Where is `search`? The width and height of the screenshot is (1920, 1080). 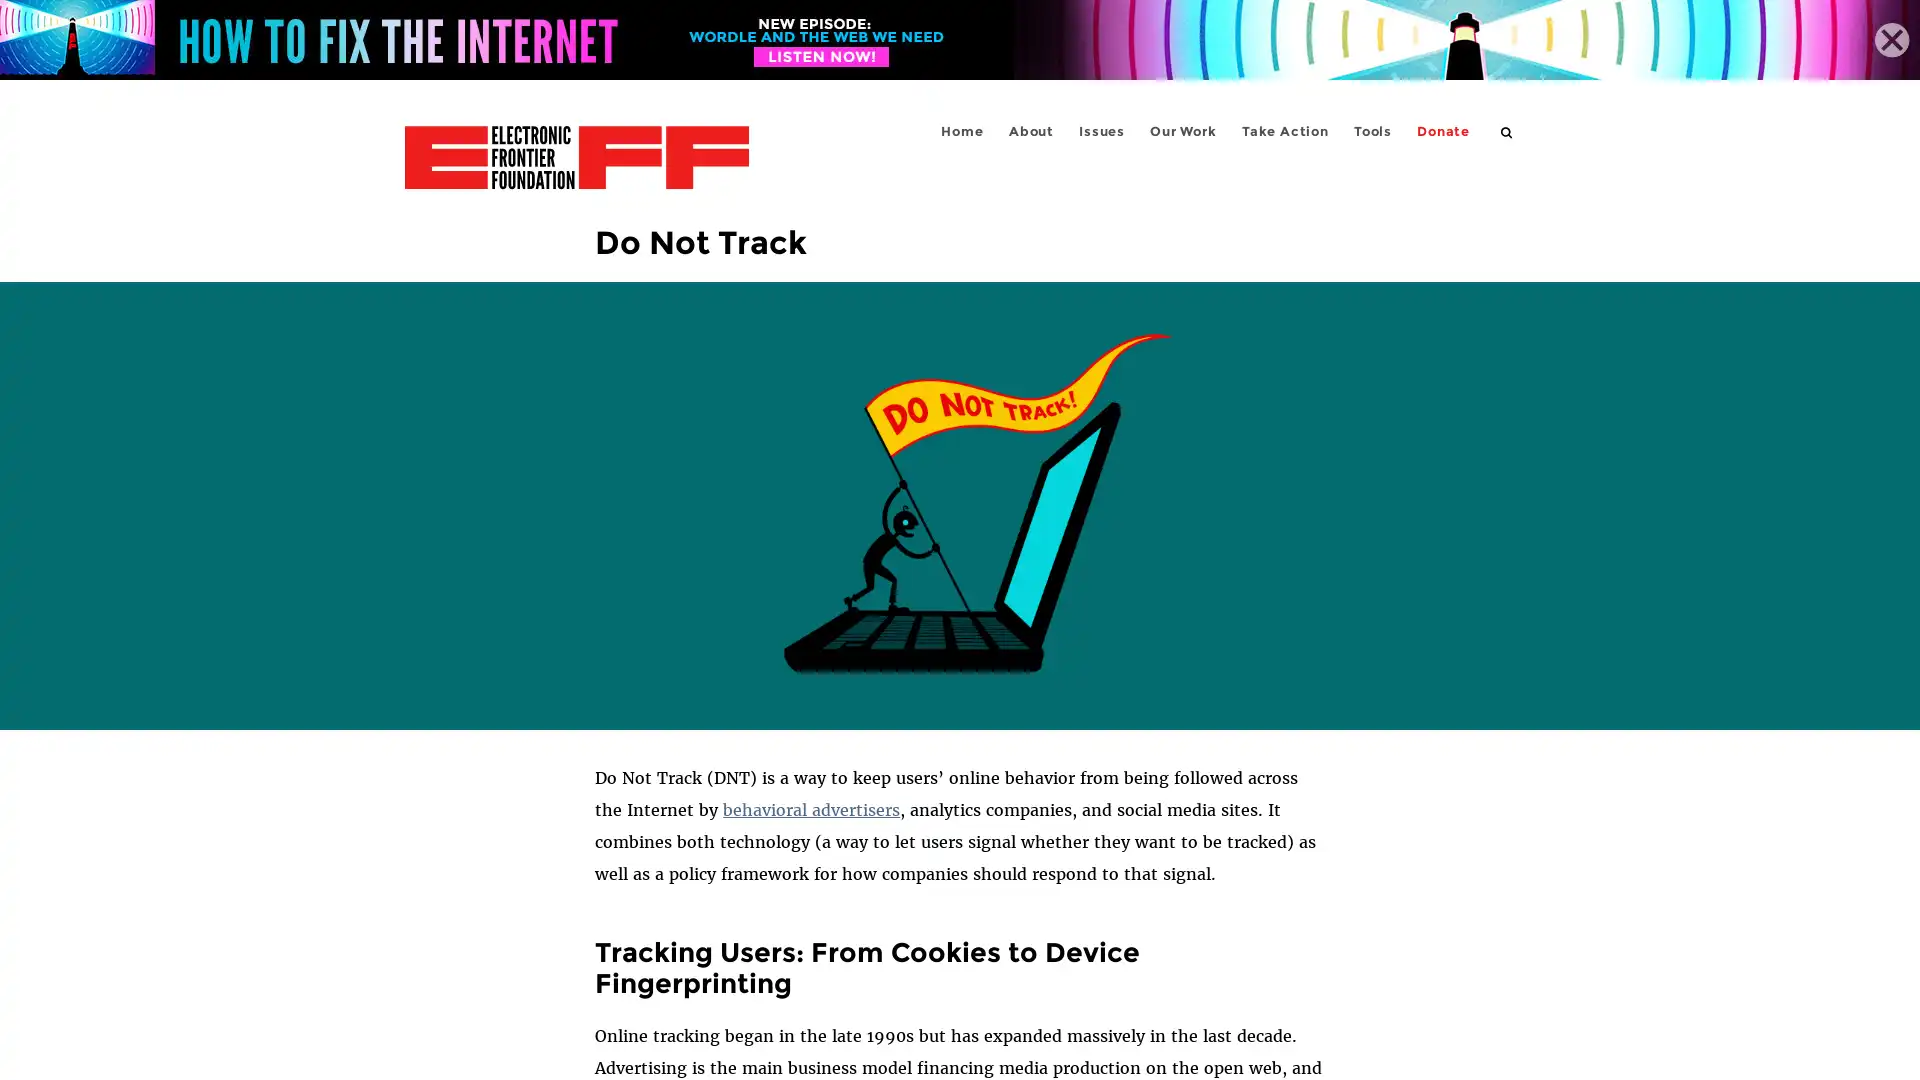
search is located at coordinates (1507, 131).